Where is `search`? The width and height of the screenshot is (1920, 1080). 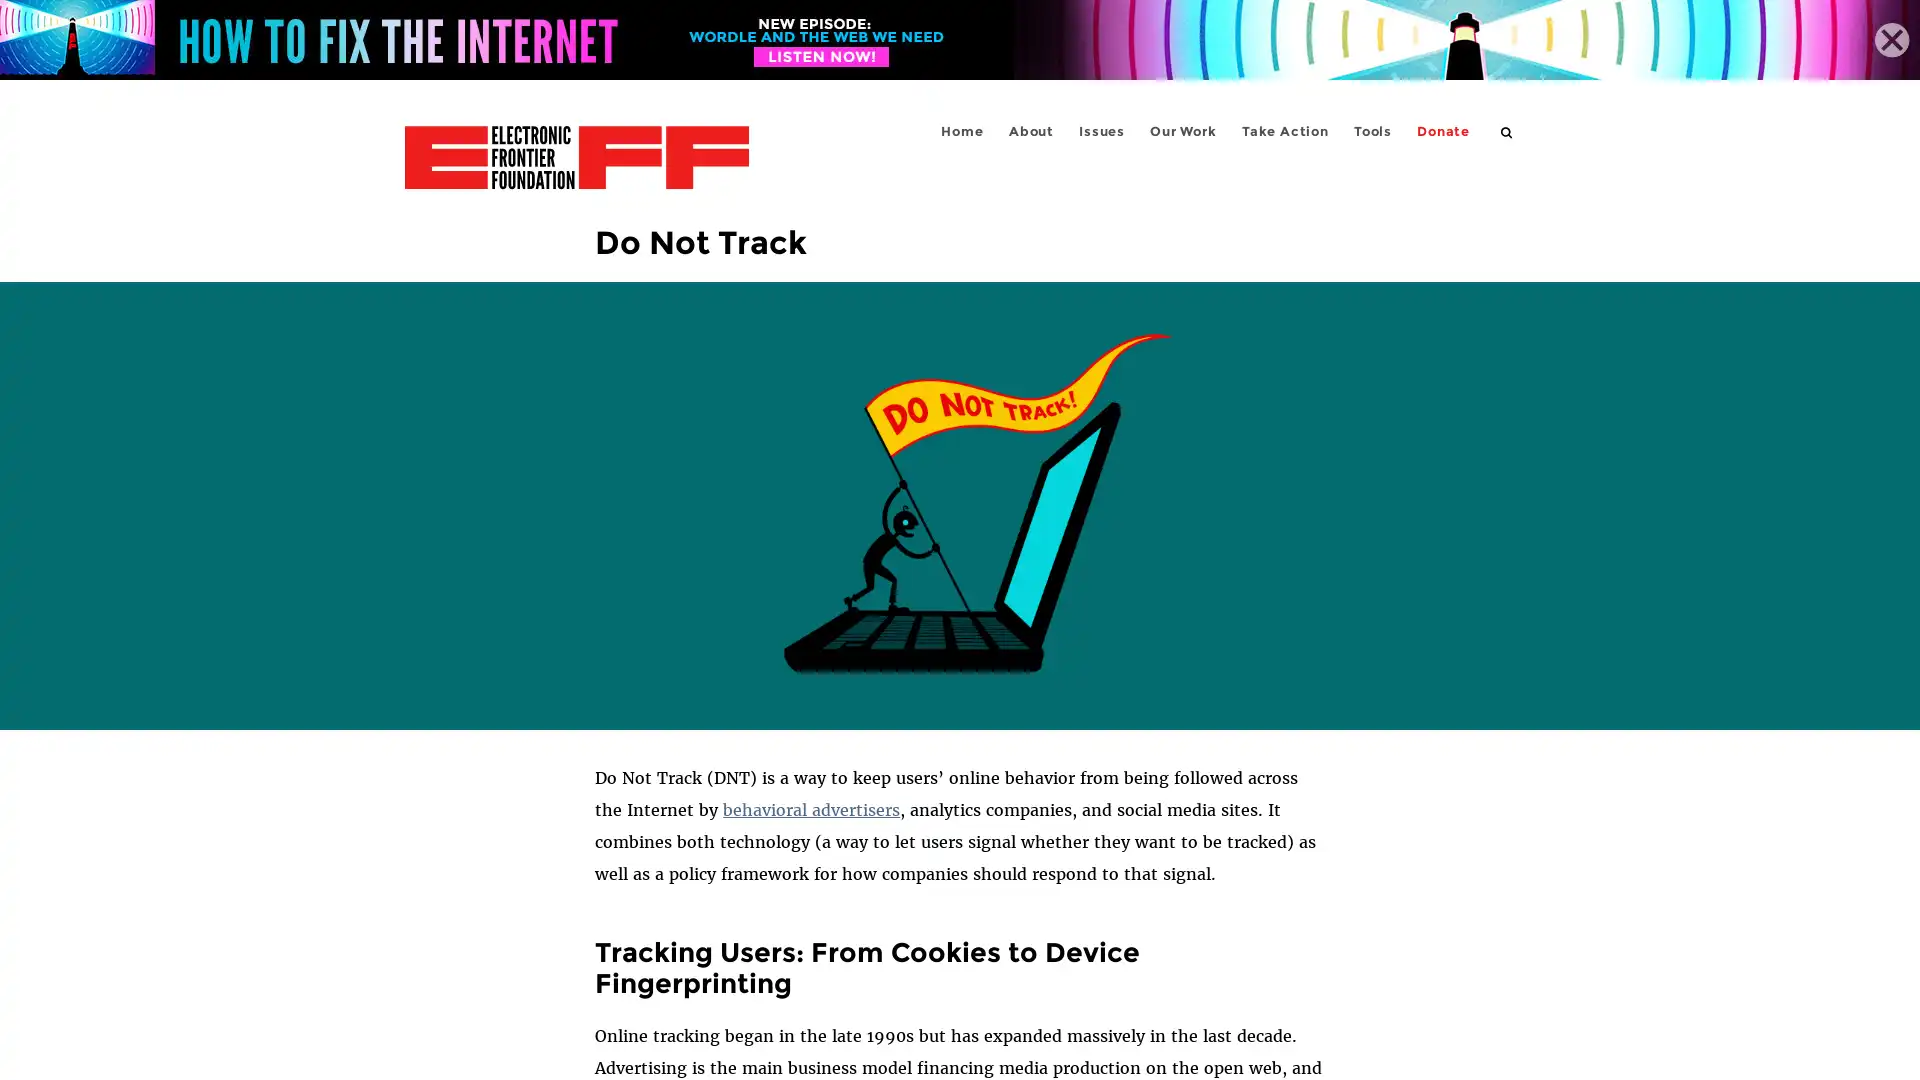
search is located at coordinates (1507, 131).